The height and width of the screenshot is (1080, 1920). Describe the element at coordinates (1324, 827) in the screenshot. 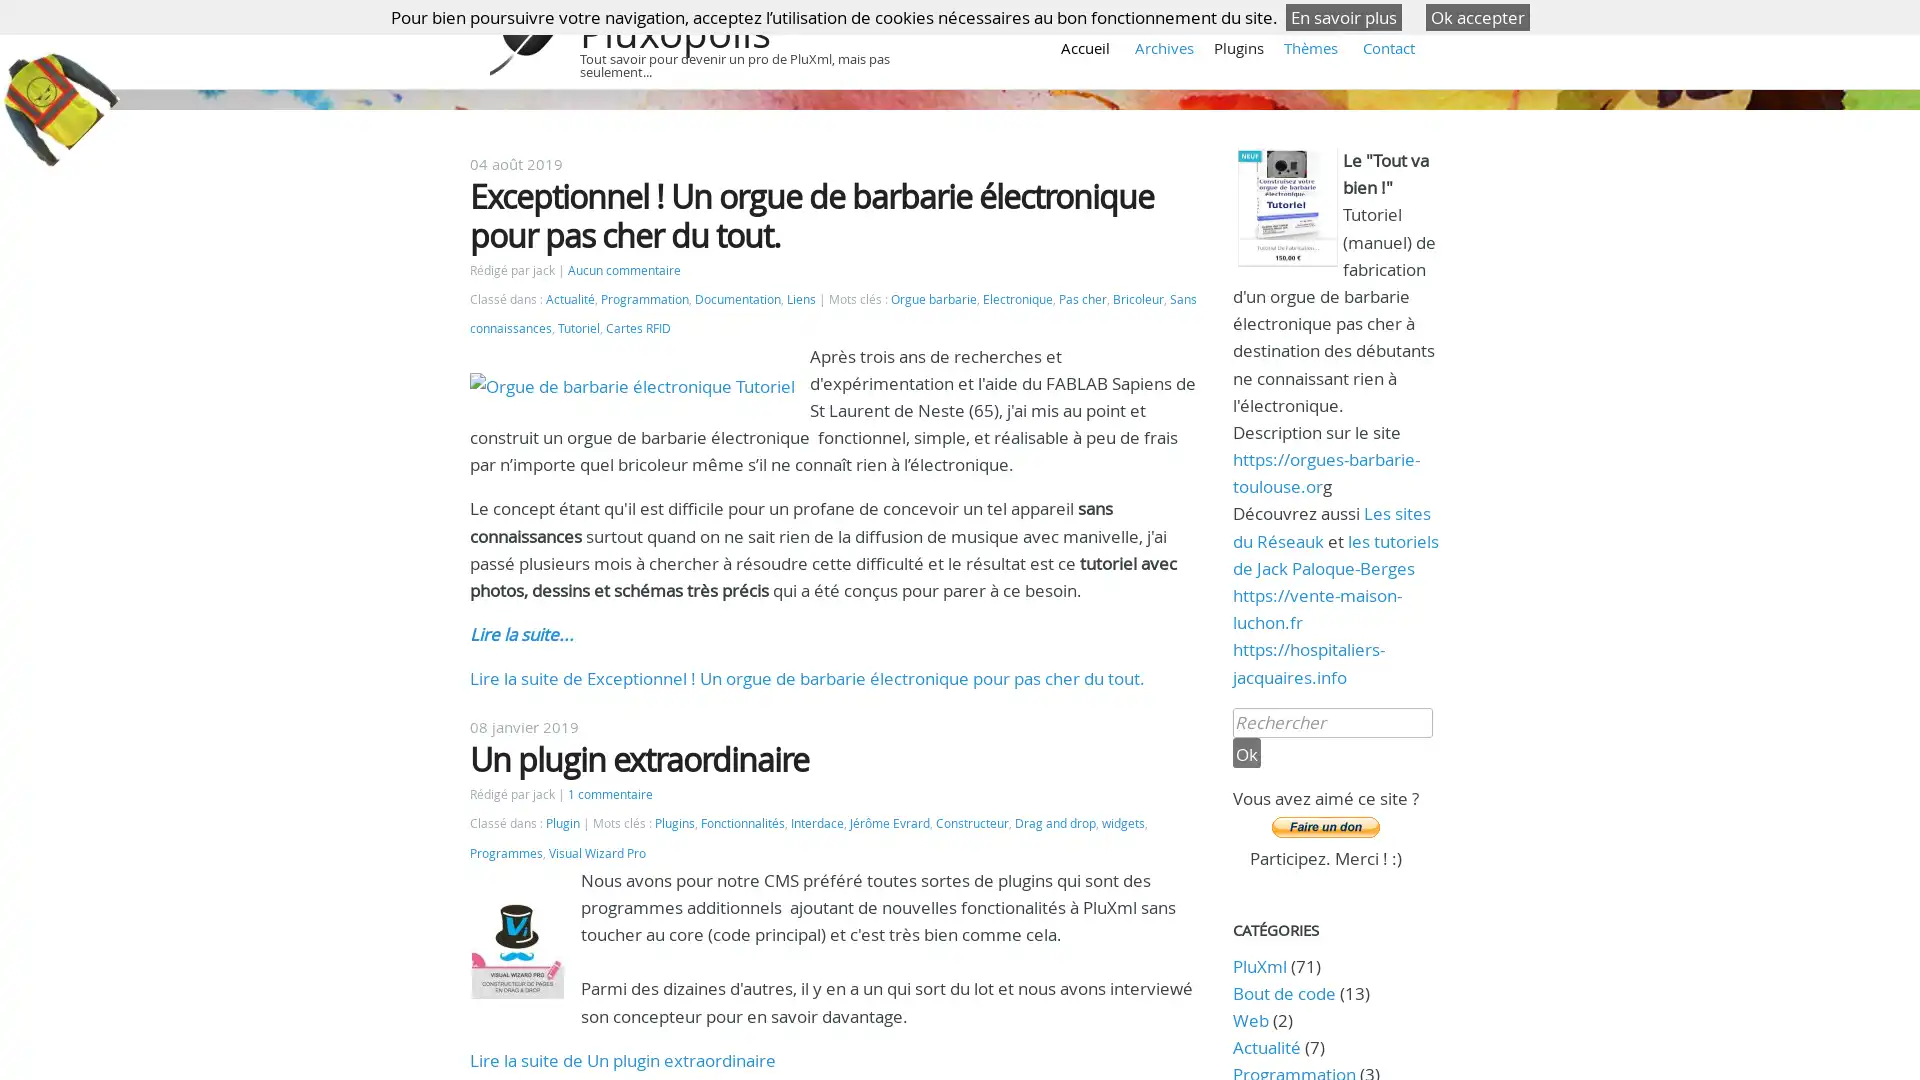

I see `Submit` at that location.